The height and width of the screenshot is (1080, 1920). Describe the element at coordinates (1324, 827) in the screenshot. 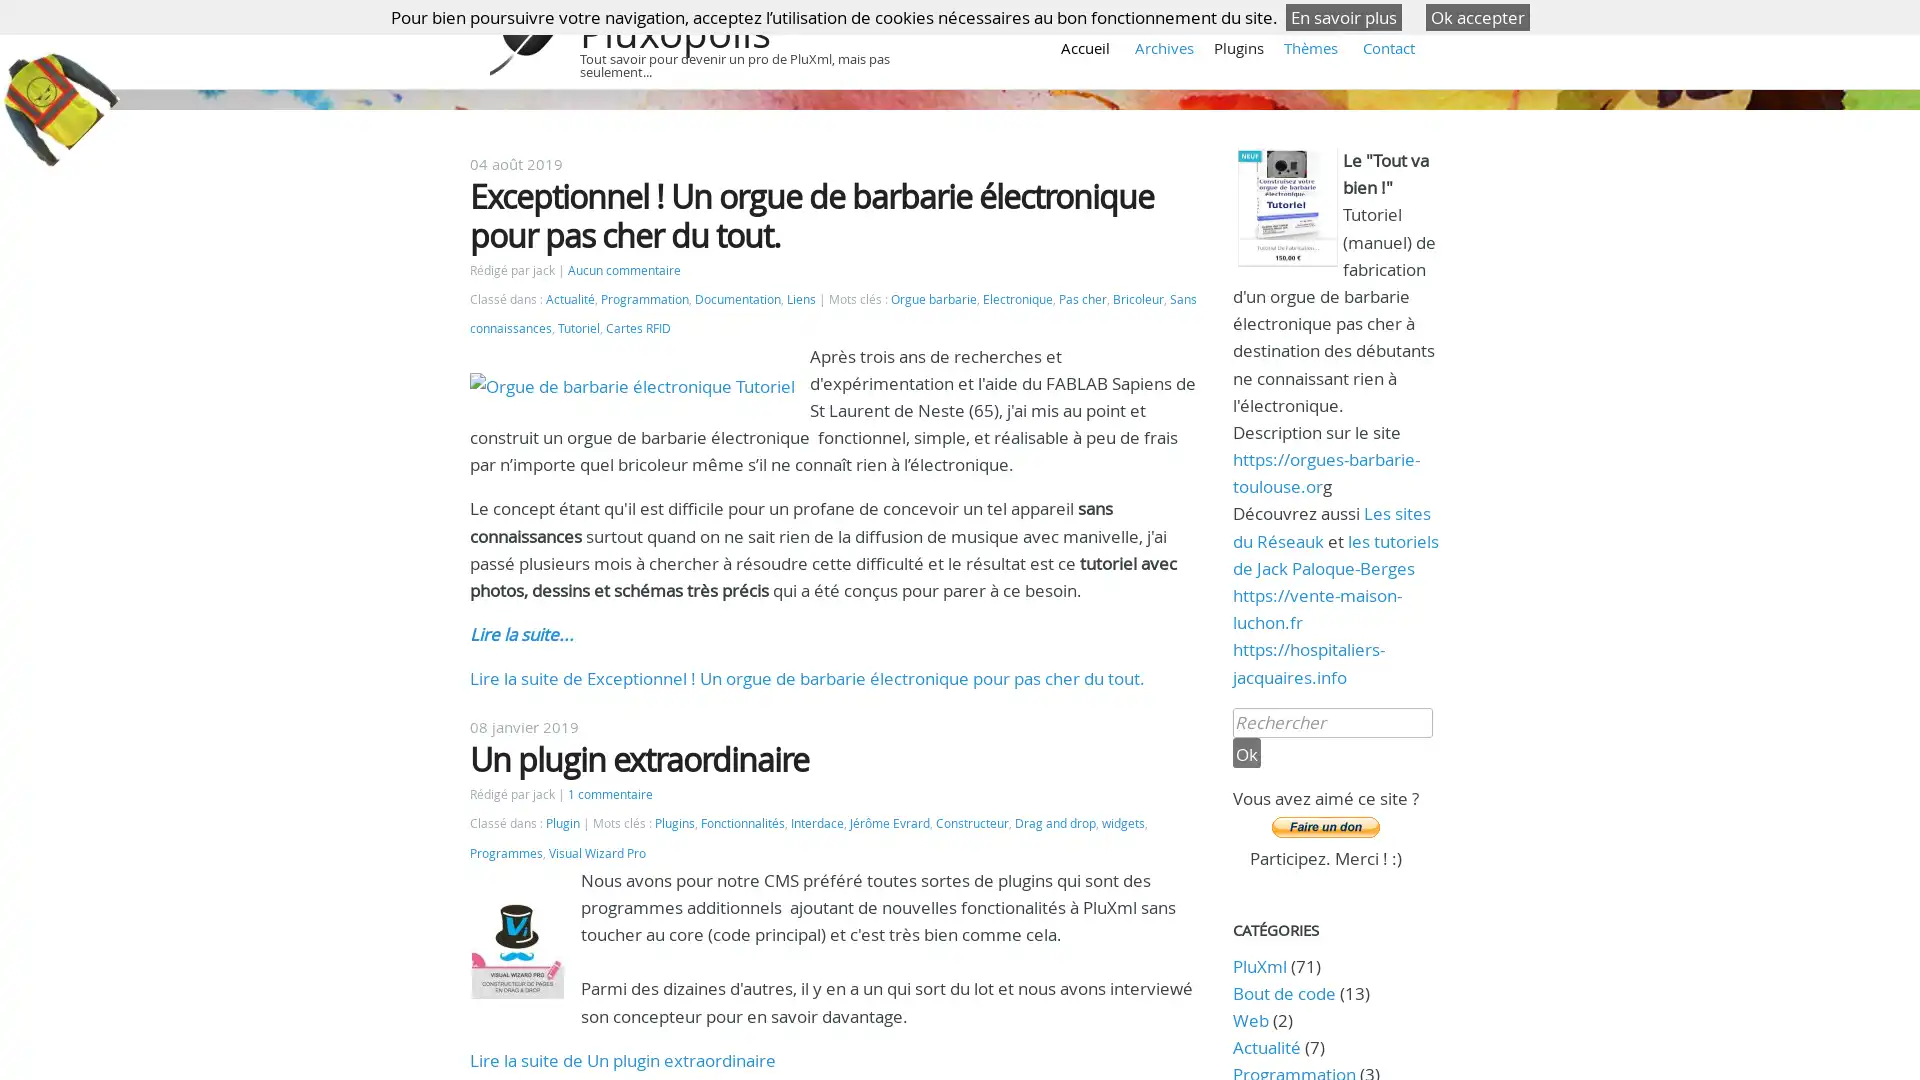

I see `Submit` at that location.